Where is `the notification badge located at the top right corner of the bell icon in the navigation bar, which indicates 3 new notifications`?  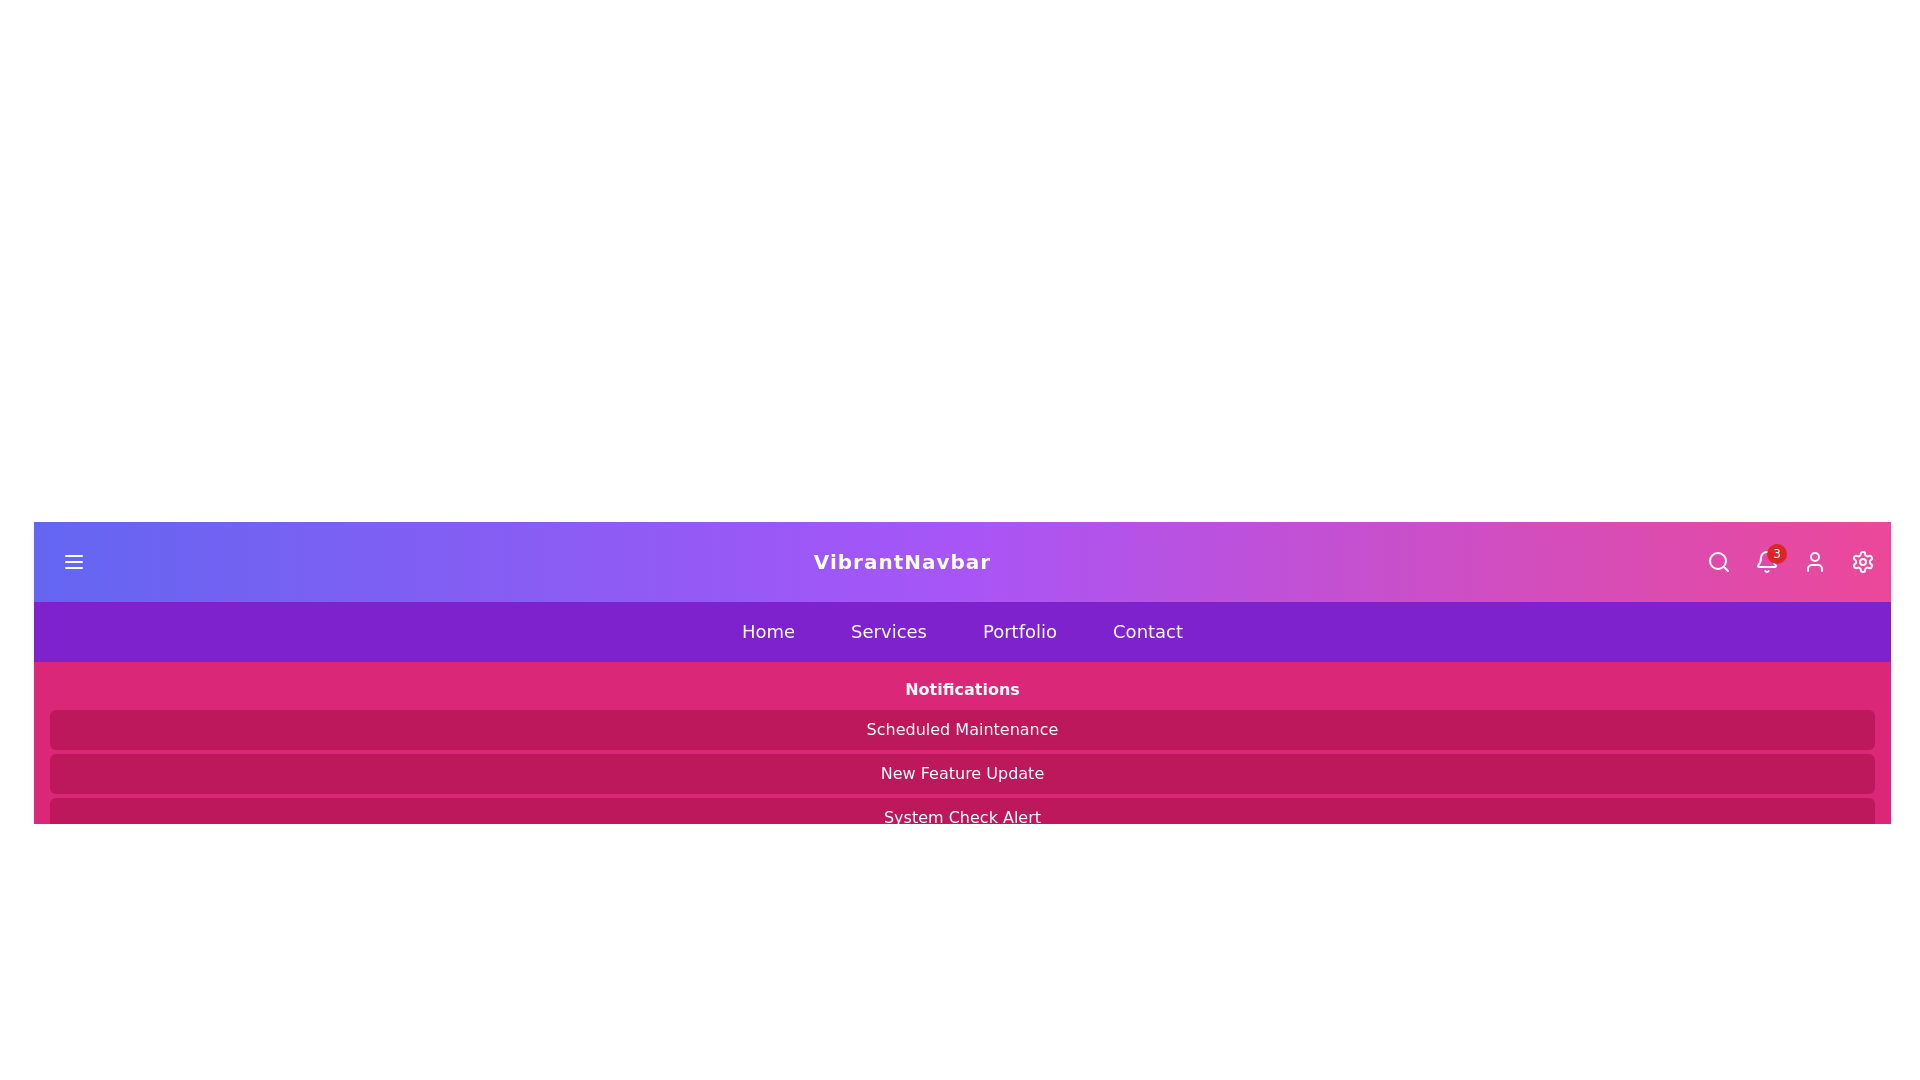
the notification badge located at the top right corner of the bell icon in the navigation bar, which indicates 3 new notifications is located at coordinates (1776, 554).